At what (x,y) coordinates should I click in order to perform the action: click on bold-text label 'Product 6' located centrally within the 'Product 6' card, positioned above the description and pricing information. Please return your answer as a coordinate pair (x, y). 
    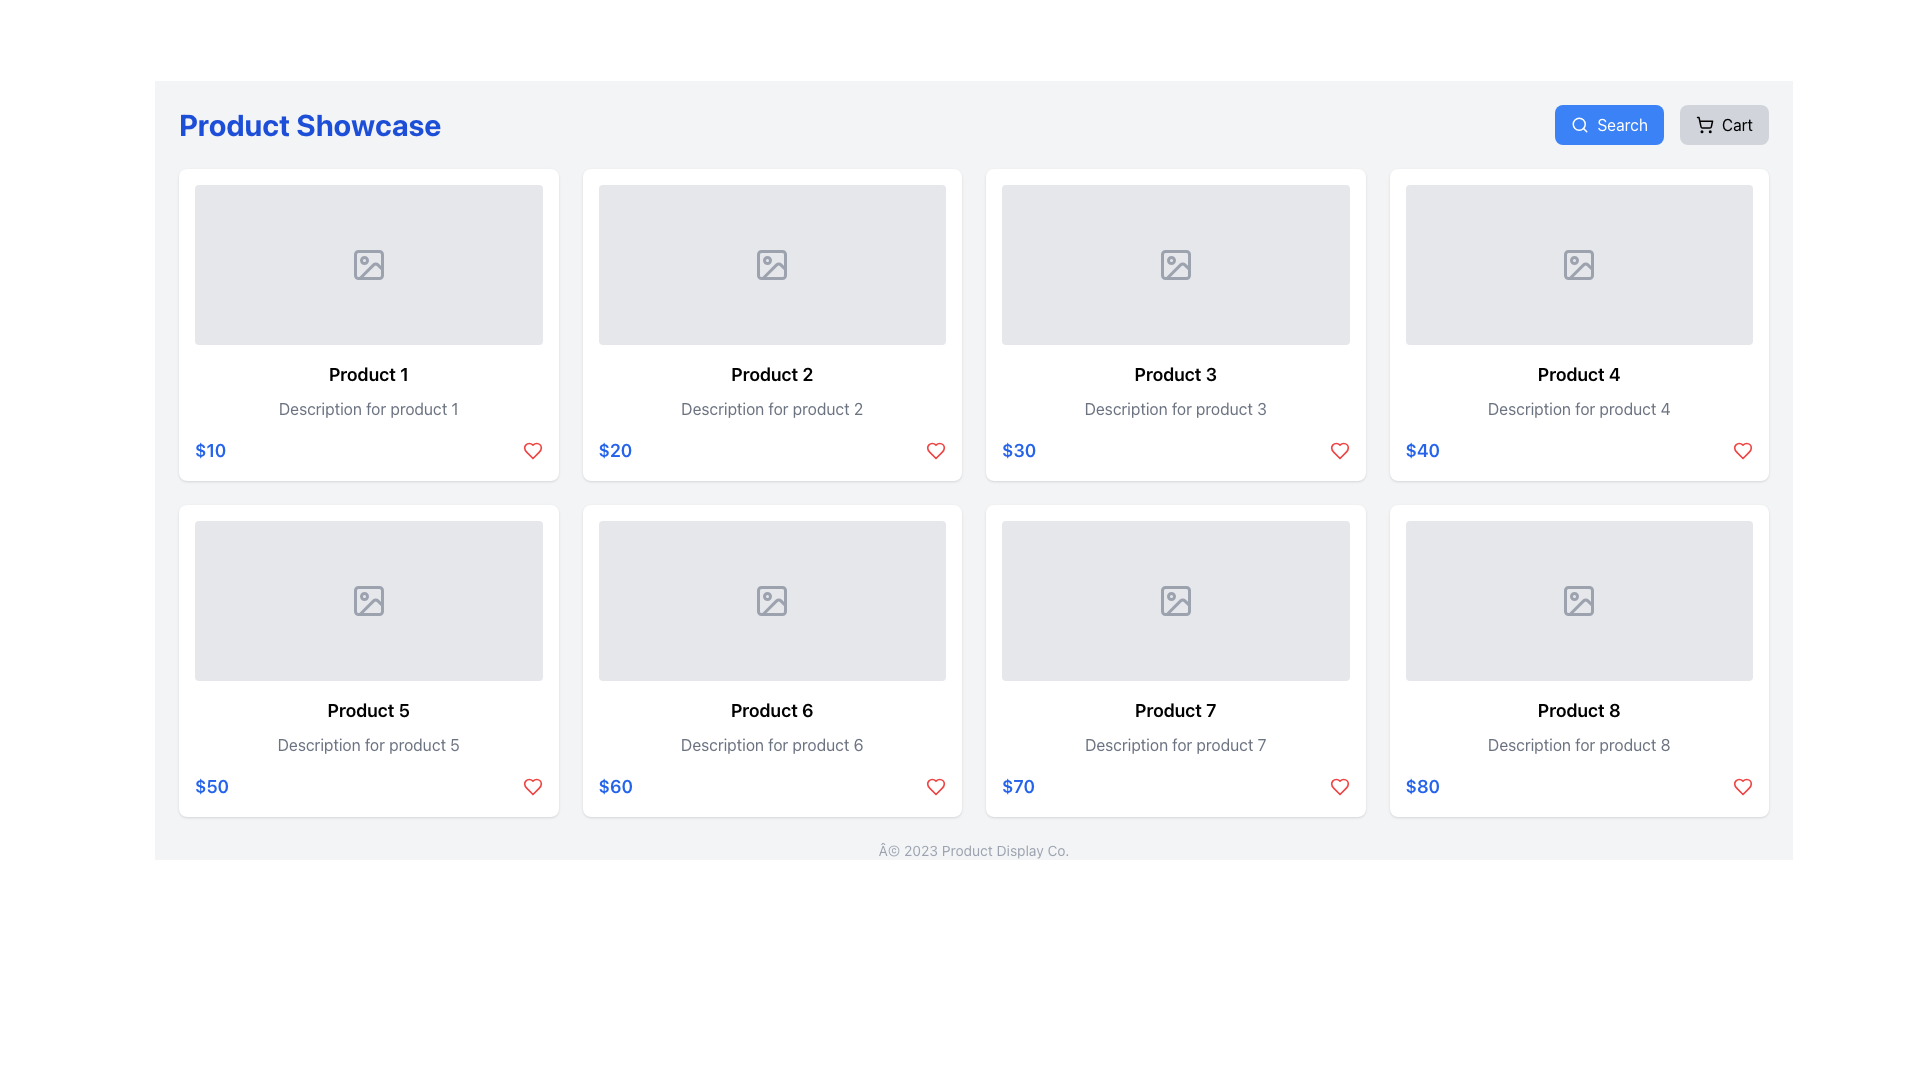
    Looking at the image, I should click on (771, 709).